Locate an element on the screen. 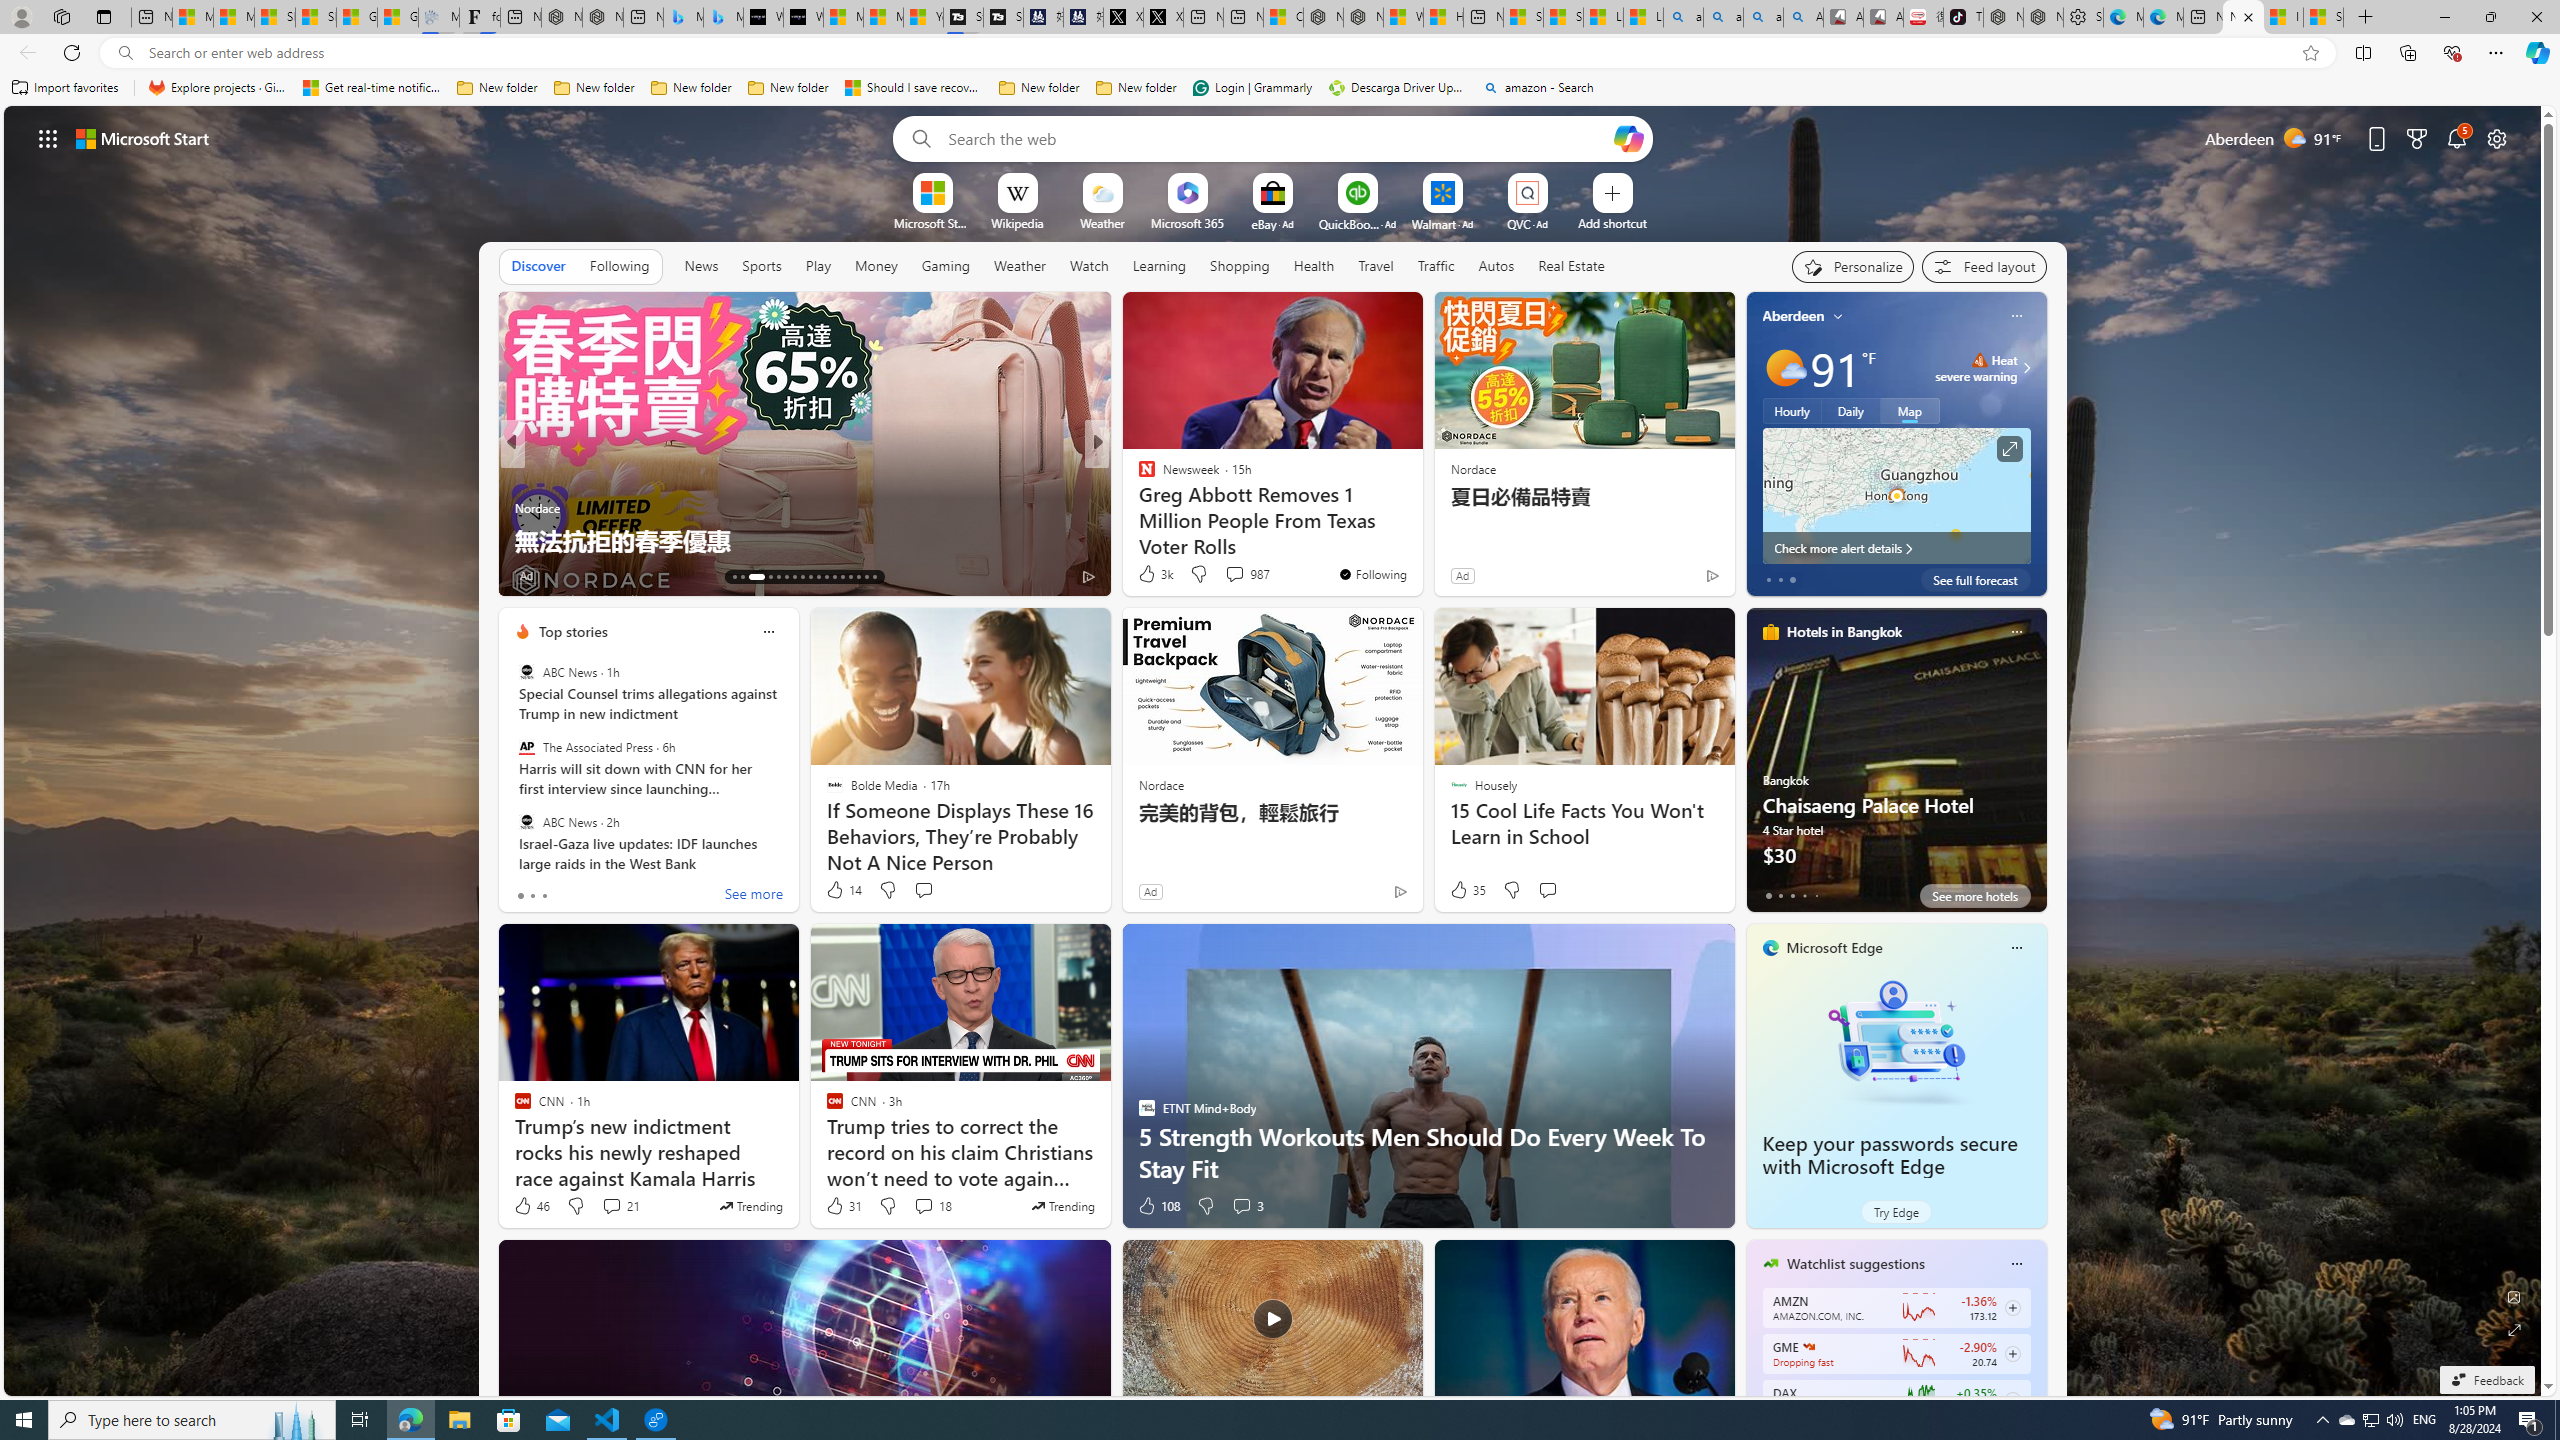  'AutomationID: tab-24' is located at coordinates (833, 577).